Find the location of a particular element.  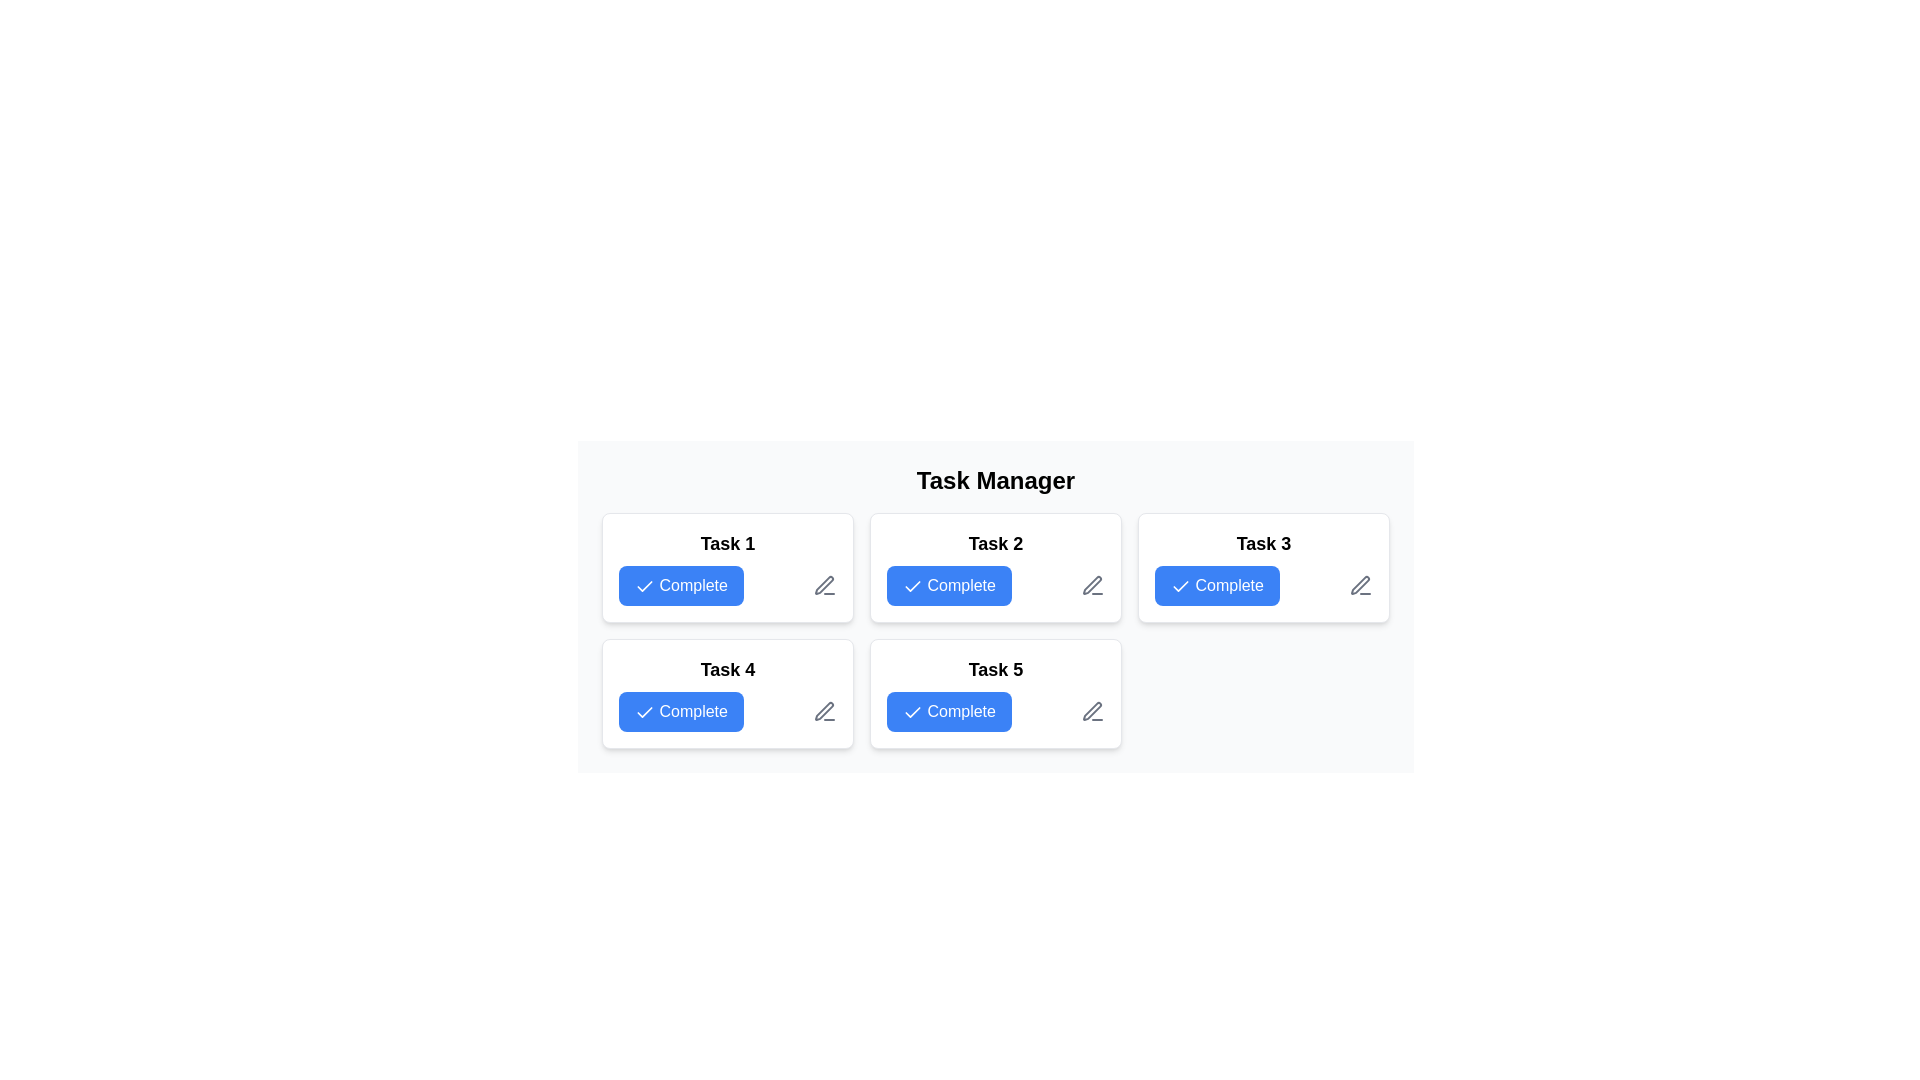

the blue 'Complete' button on the top-left card is located at coordinates (727, 567).